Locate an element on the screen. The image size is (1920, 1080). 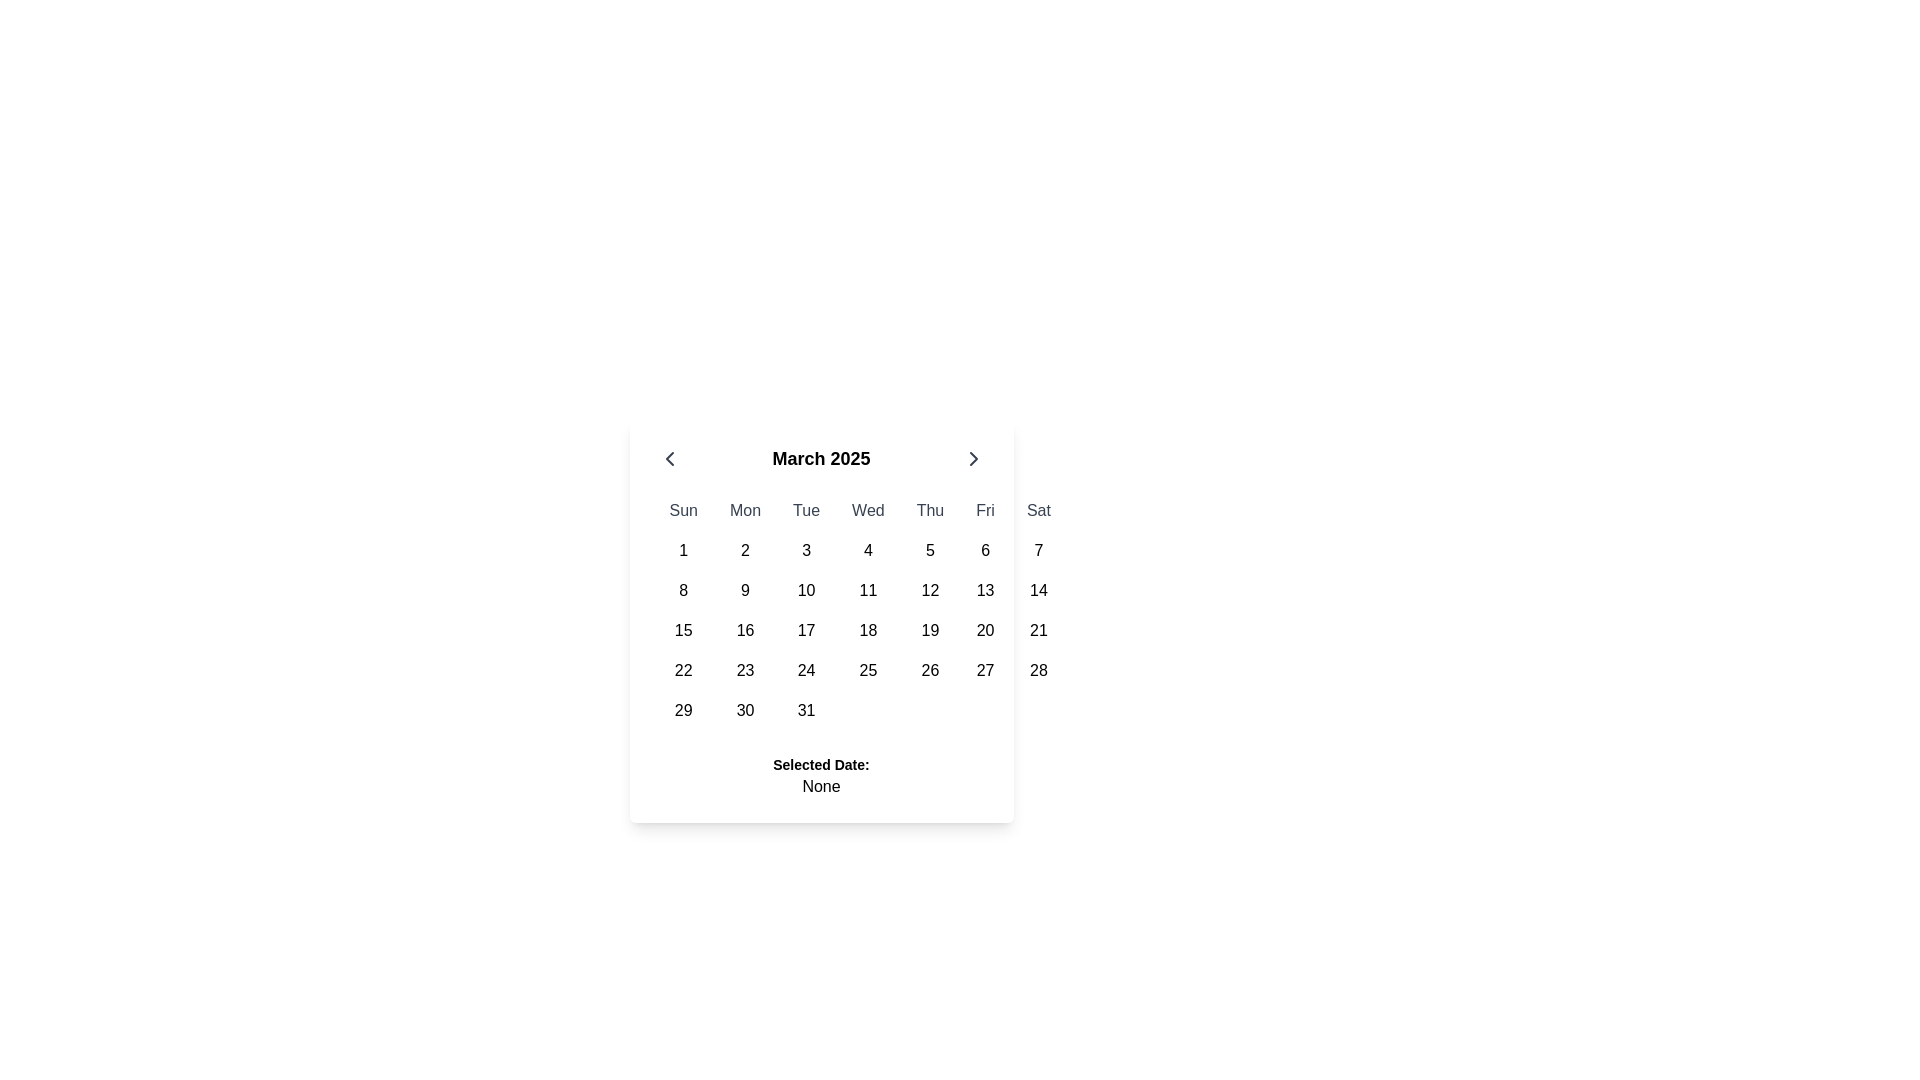
the selectable date button '25' in the calendar under the header 'March 2025' is located at coordinates (868, 671).